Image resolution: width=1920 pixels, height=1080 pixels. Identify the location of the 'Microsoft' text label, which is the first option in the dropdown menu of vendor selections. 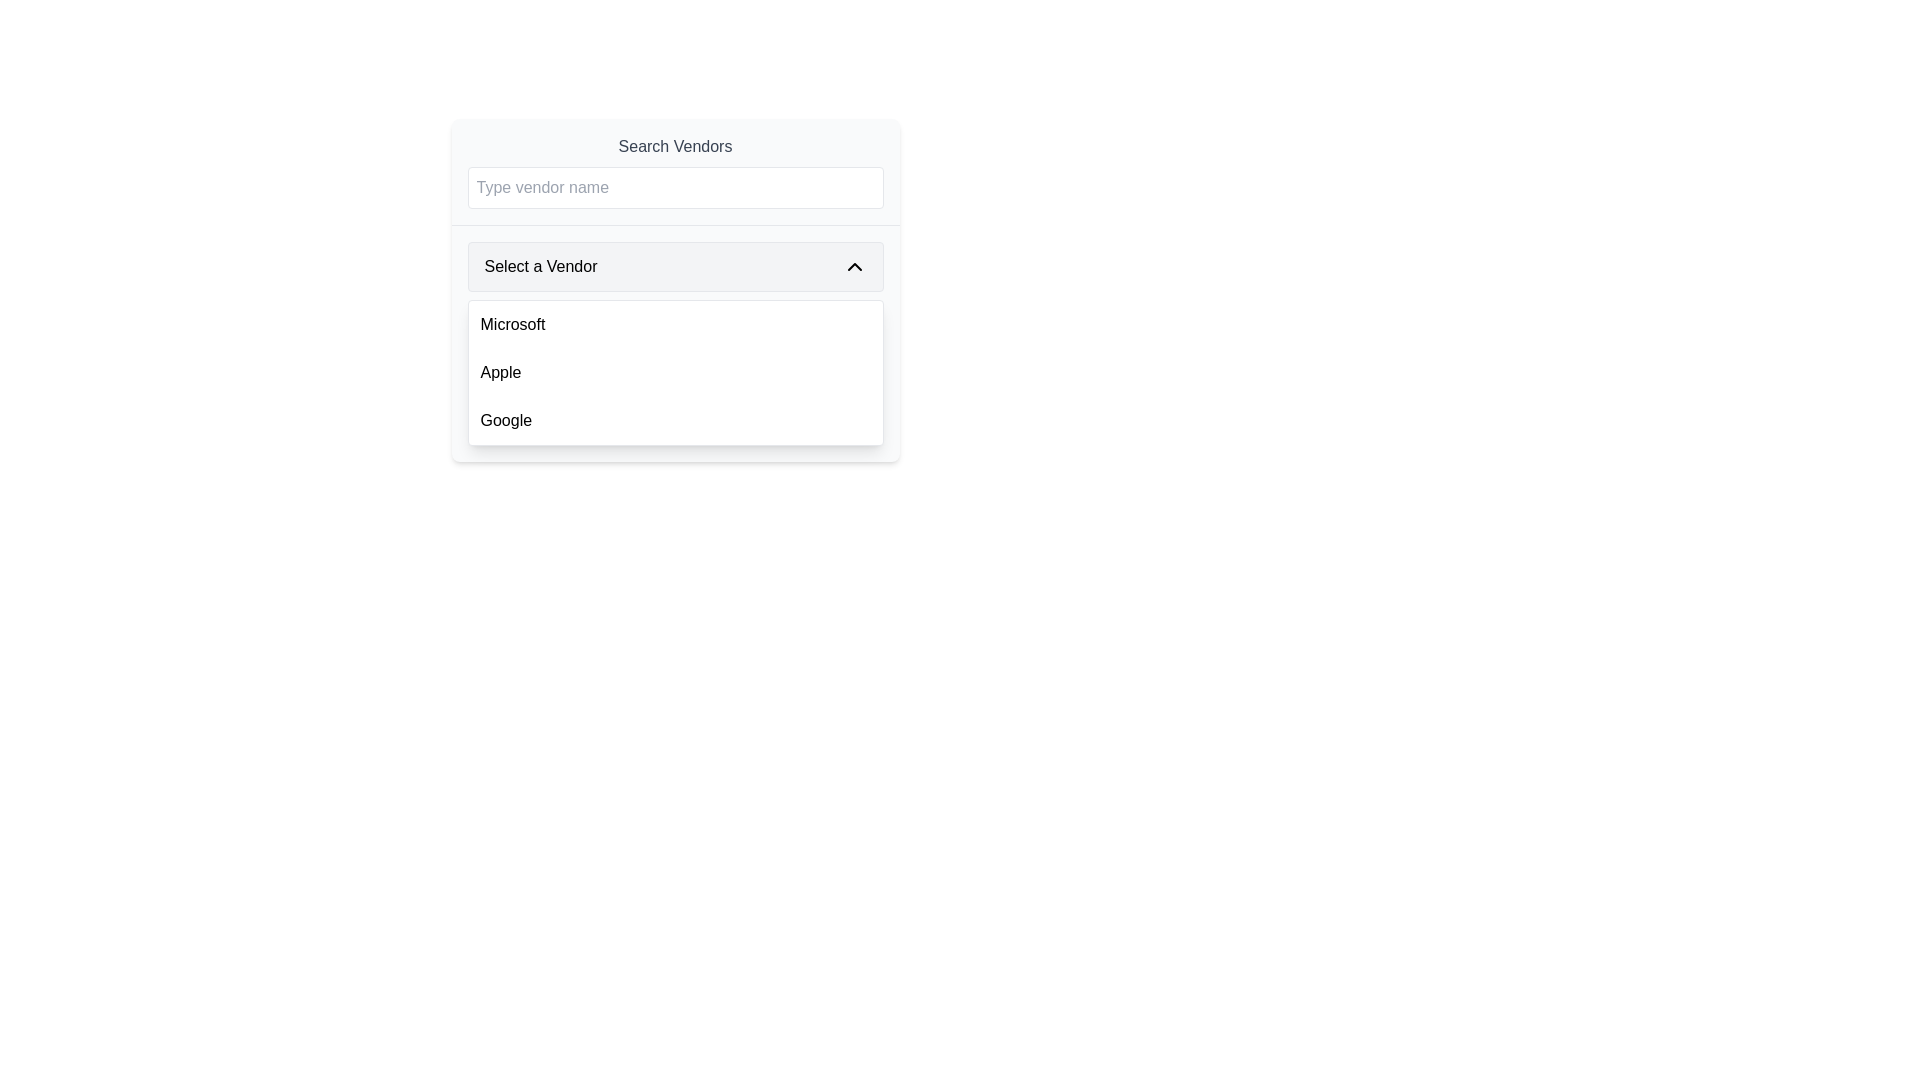
(513, 323).